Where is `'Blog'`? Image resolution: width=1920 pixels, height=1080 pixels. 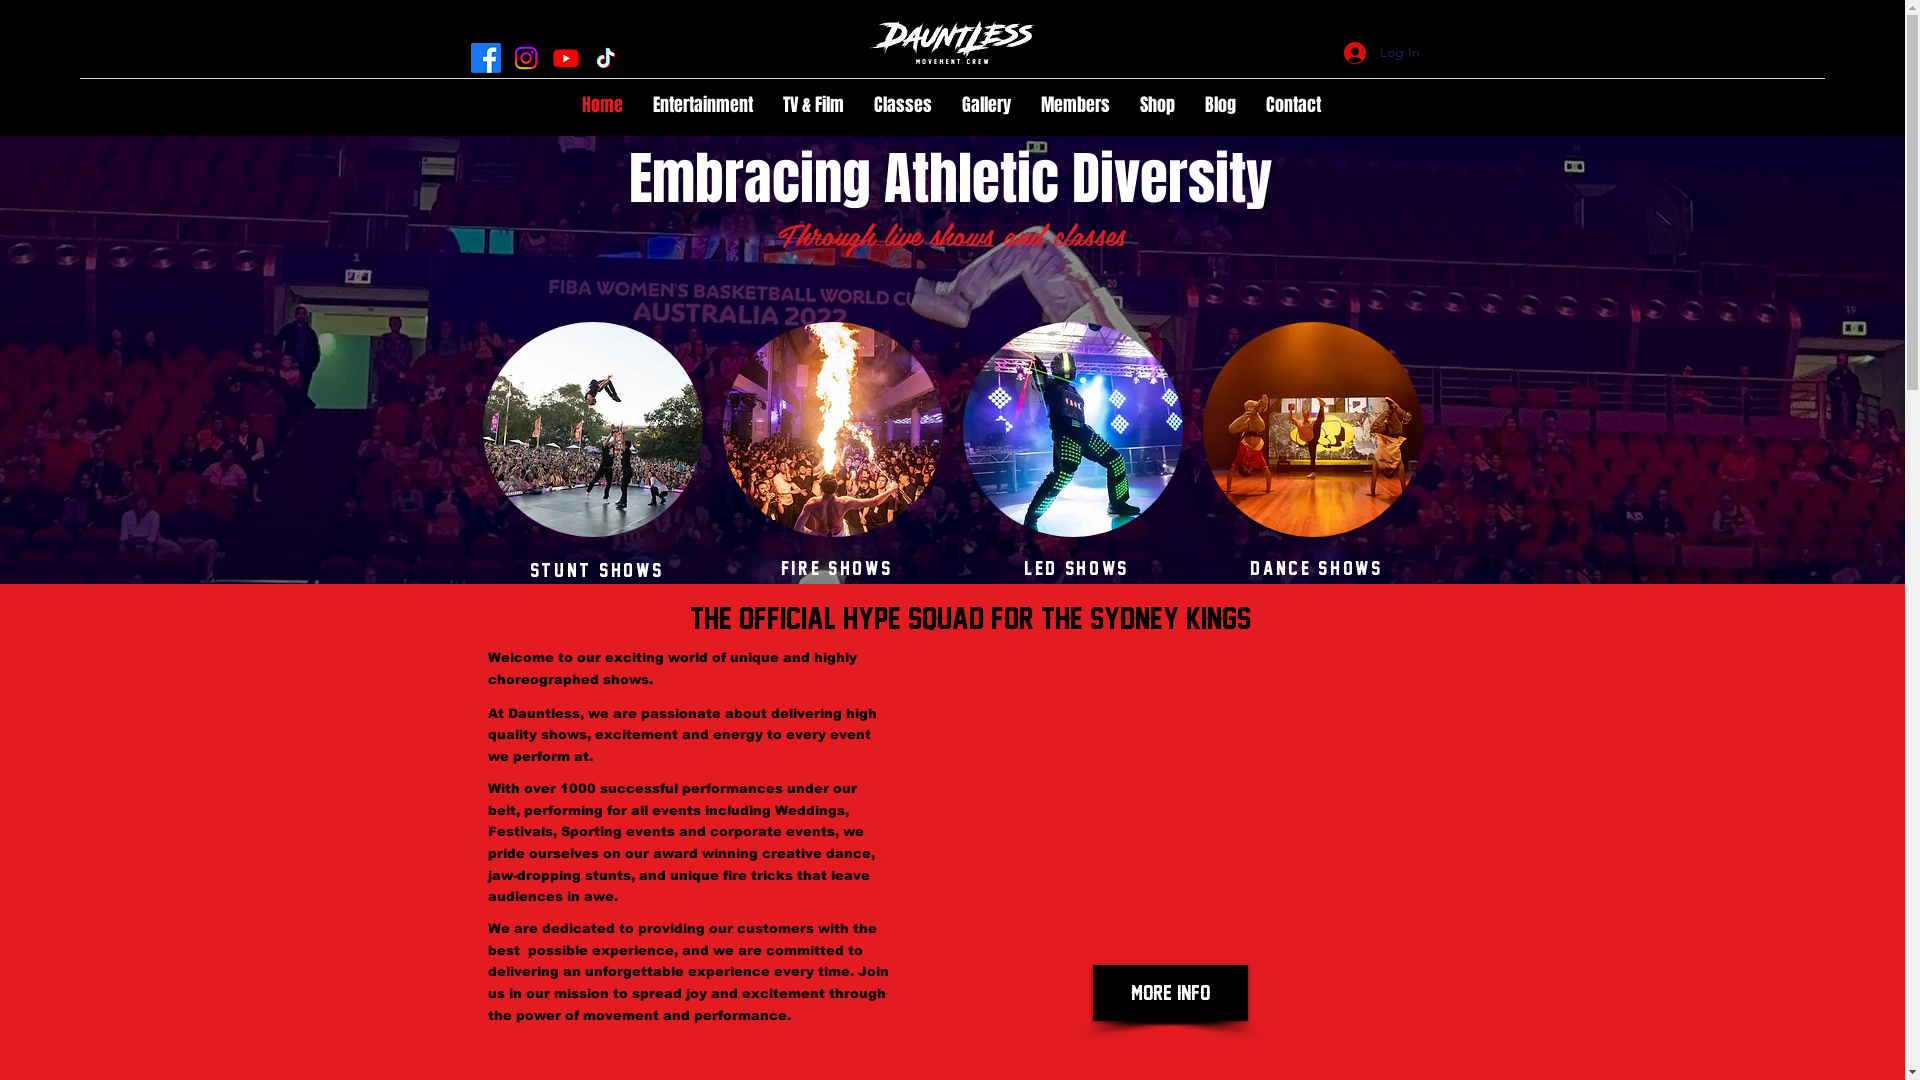
'Blog' is located at coordinates (1219, 105).